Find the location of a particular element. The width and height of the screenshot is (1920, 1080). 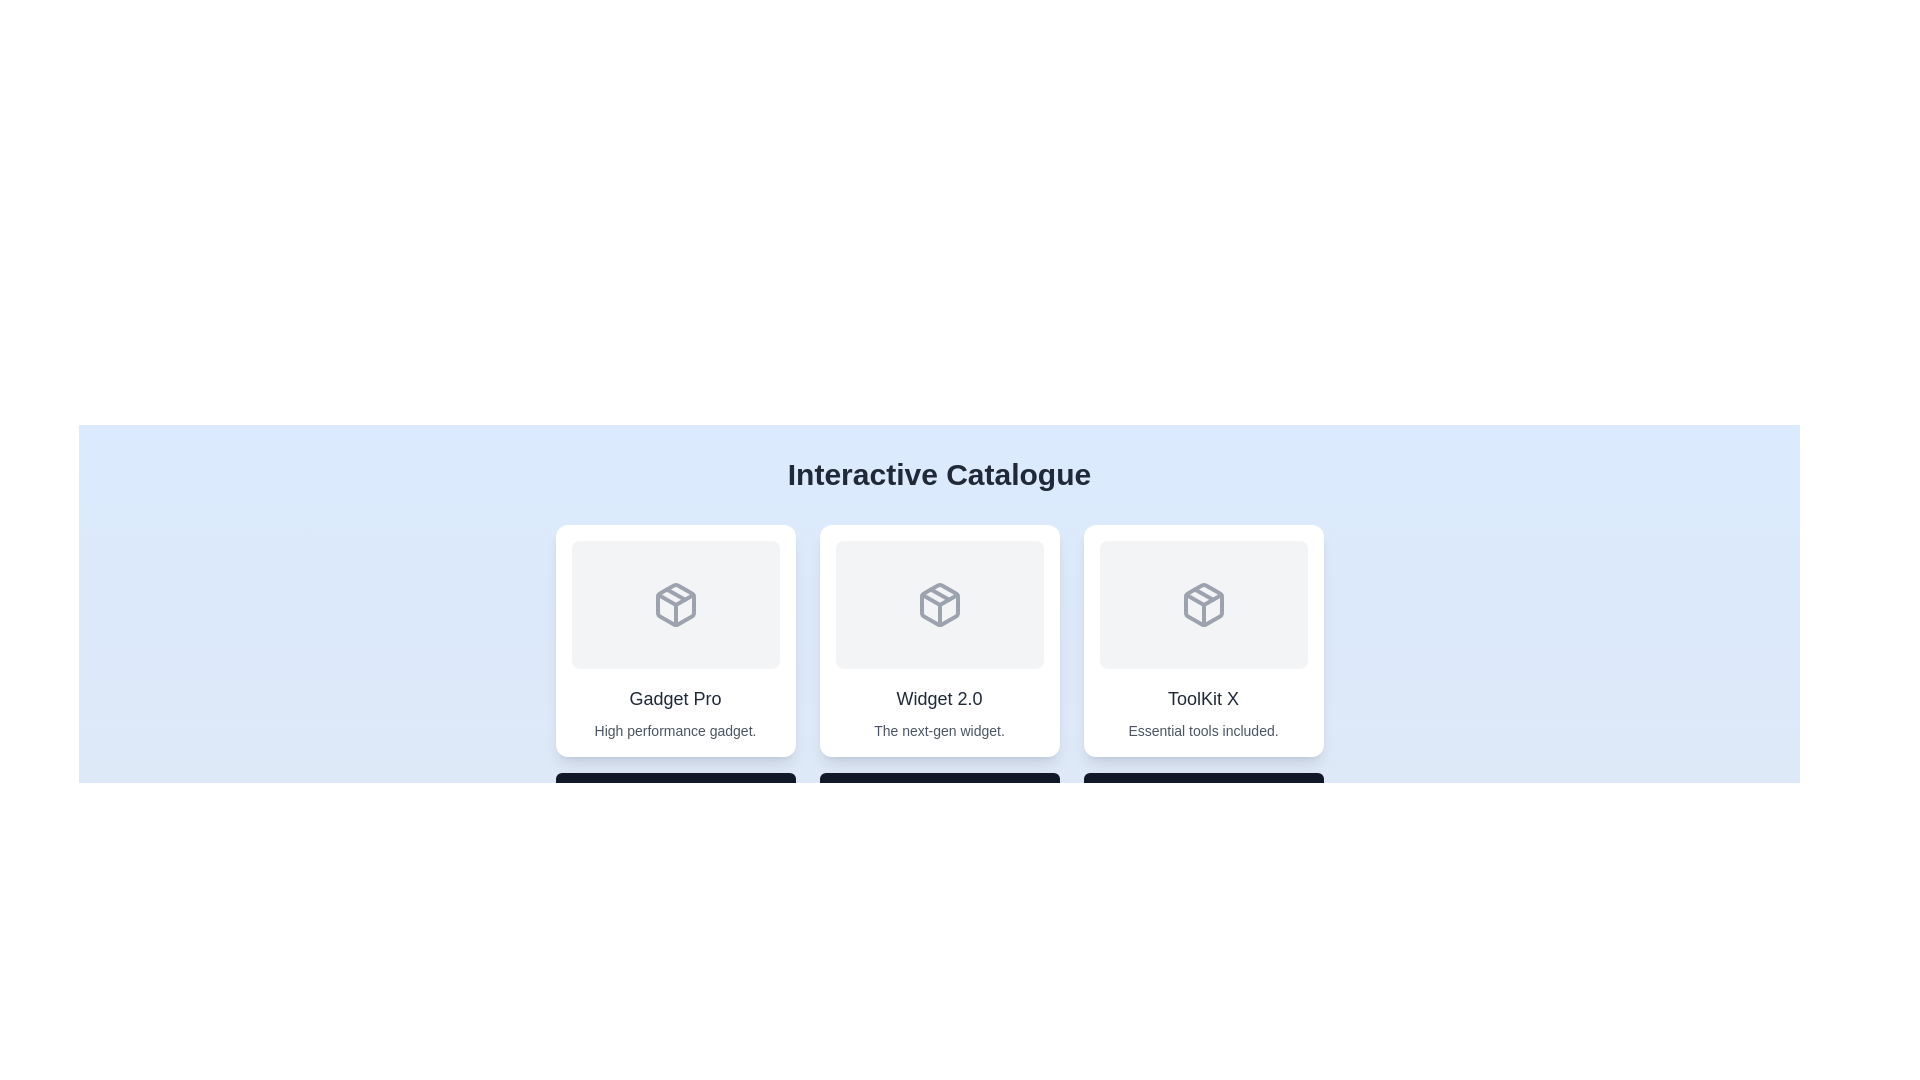

the static text label displaying 'Widget 2.0', which is located in the center segment of the 'Interactive Catalogue' section, part of the second card from the left is located at coordinates (938, 697).